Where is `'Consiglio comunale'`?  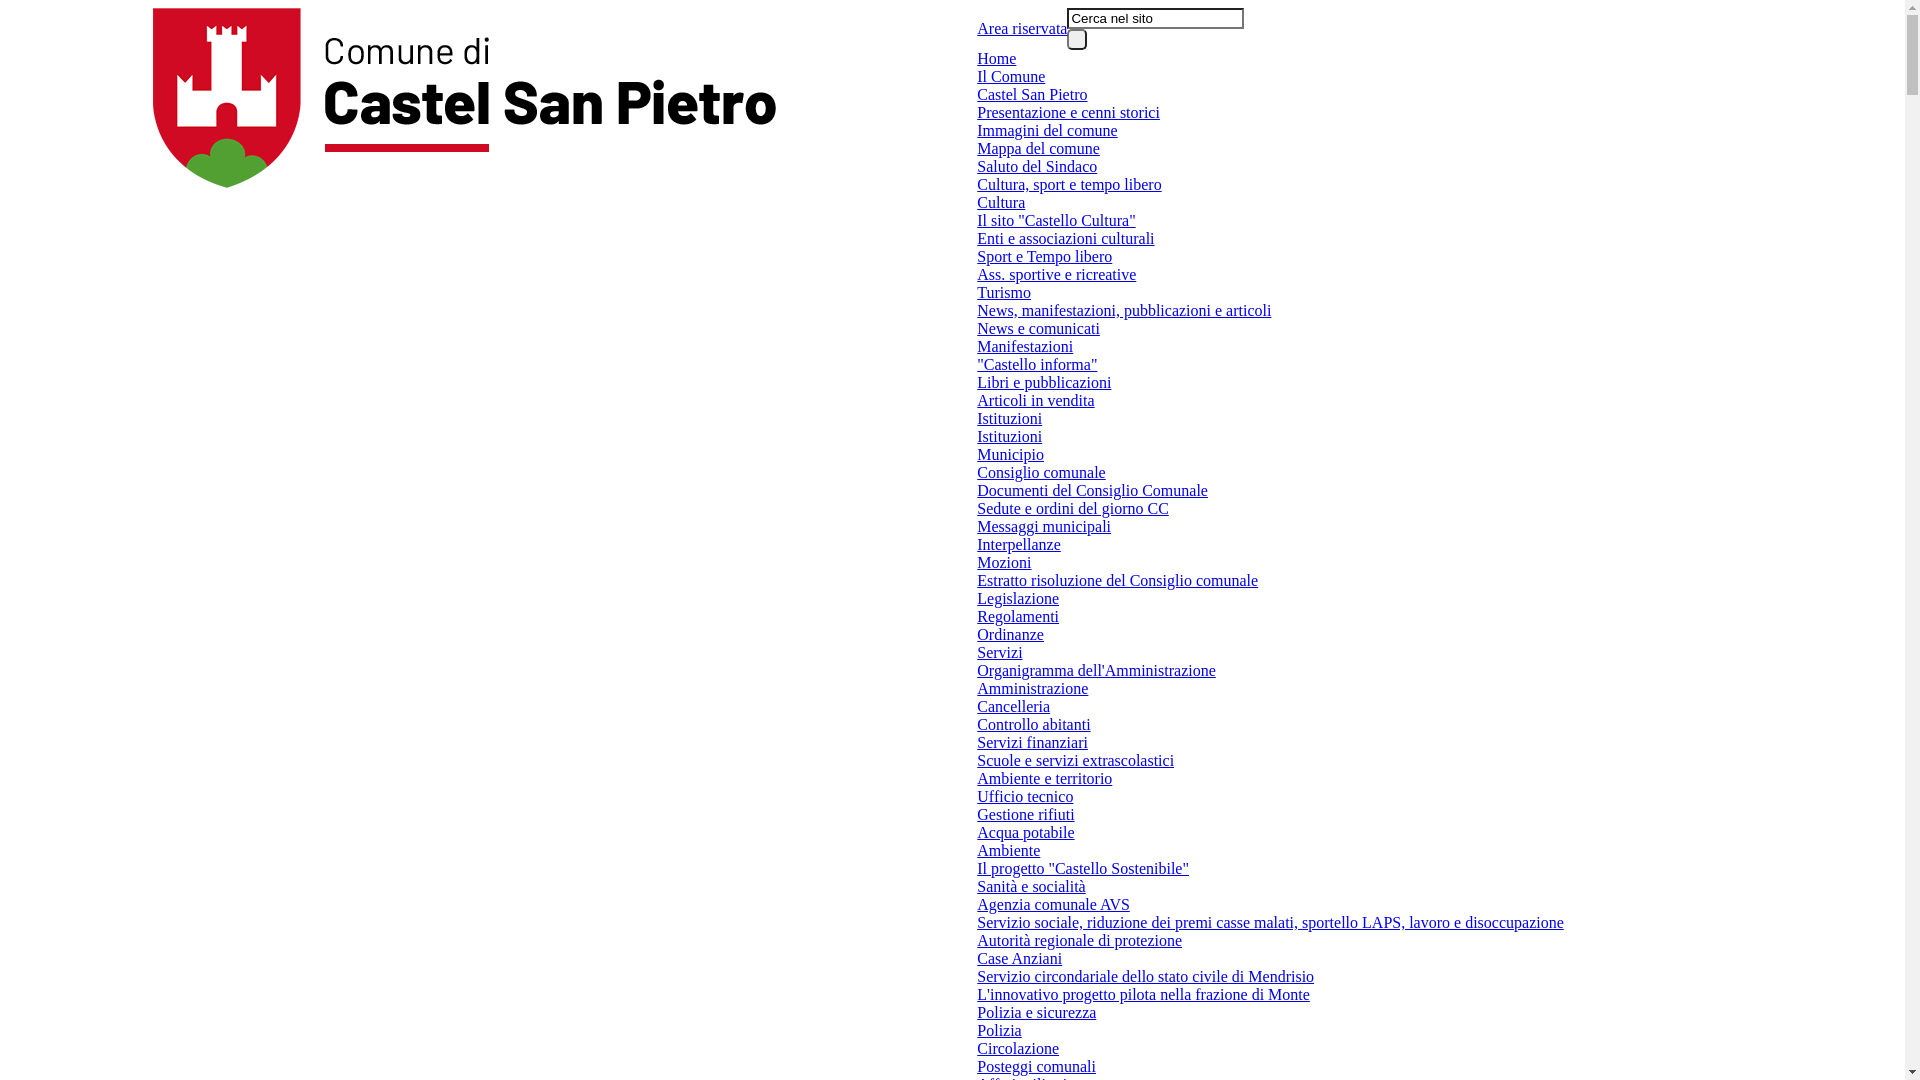
'Consiglio comunale' is located at coordinates (1040, 473).